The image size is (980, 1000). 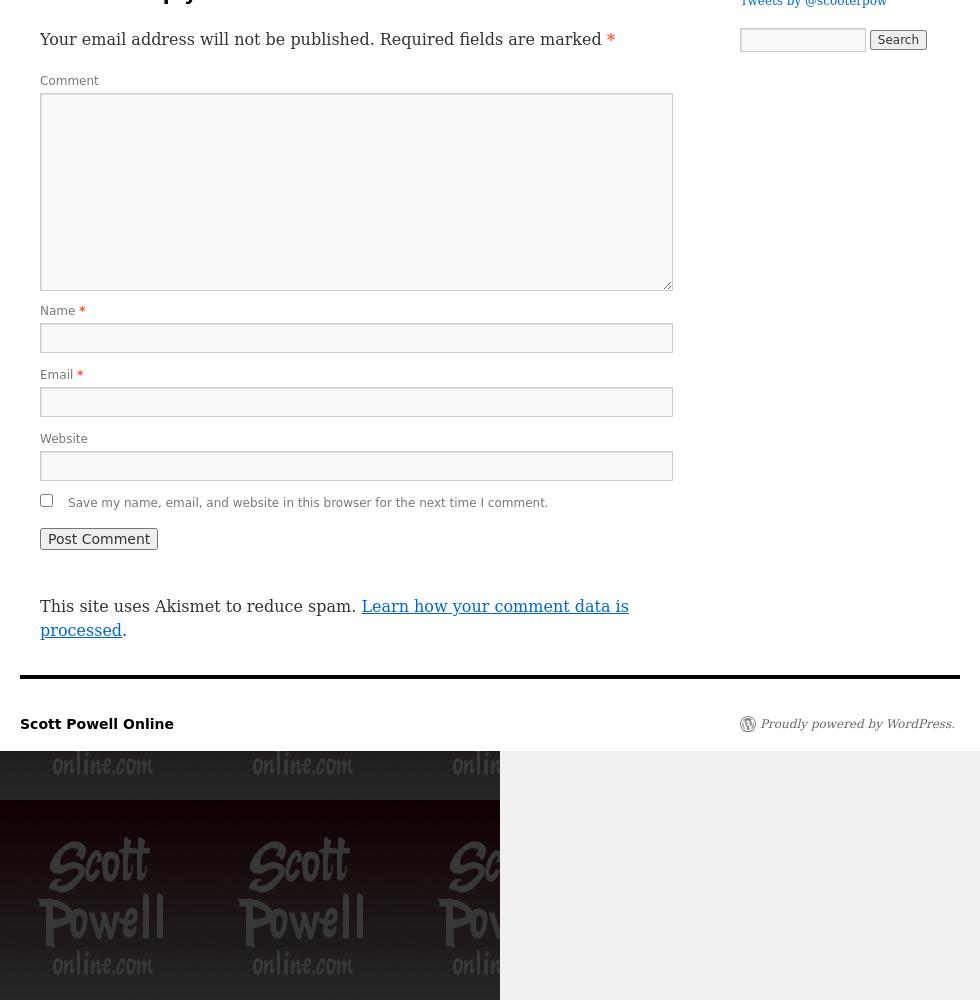 I want to click on 'Proudly powered by WordPress.', so click(x=857, y=723).